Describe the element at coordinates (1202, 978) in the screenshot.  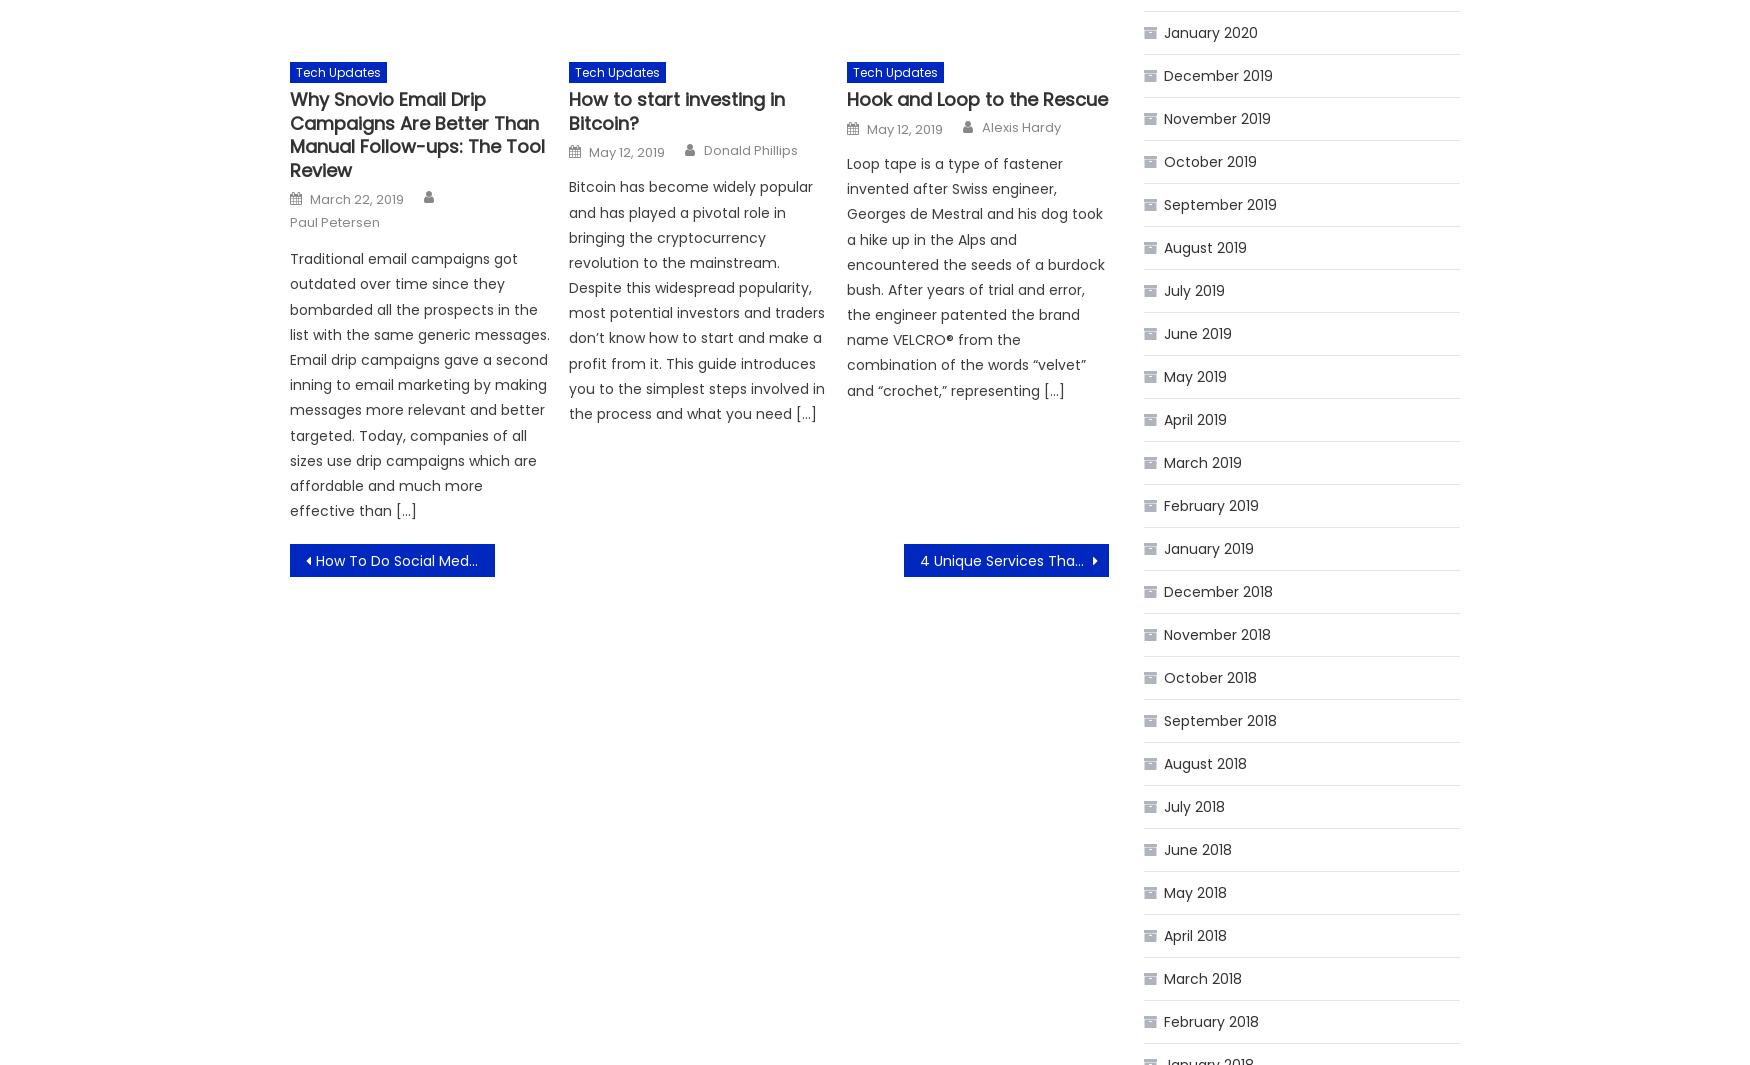
I see `'March 2018'` at that location.